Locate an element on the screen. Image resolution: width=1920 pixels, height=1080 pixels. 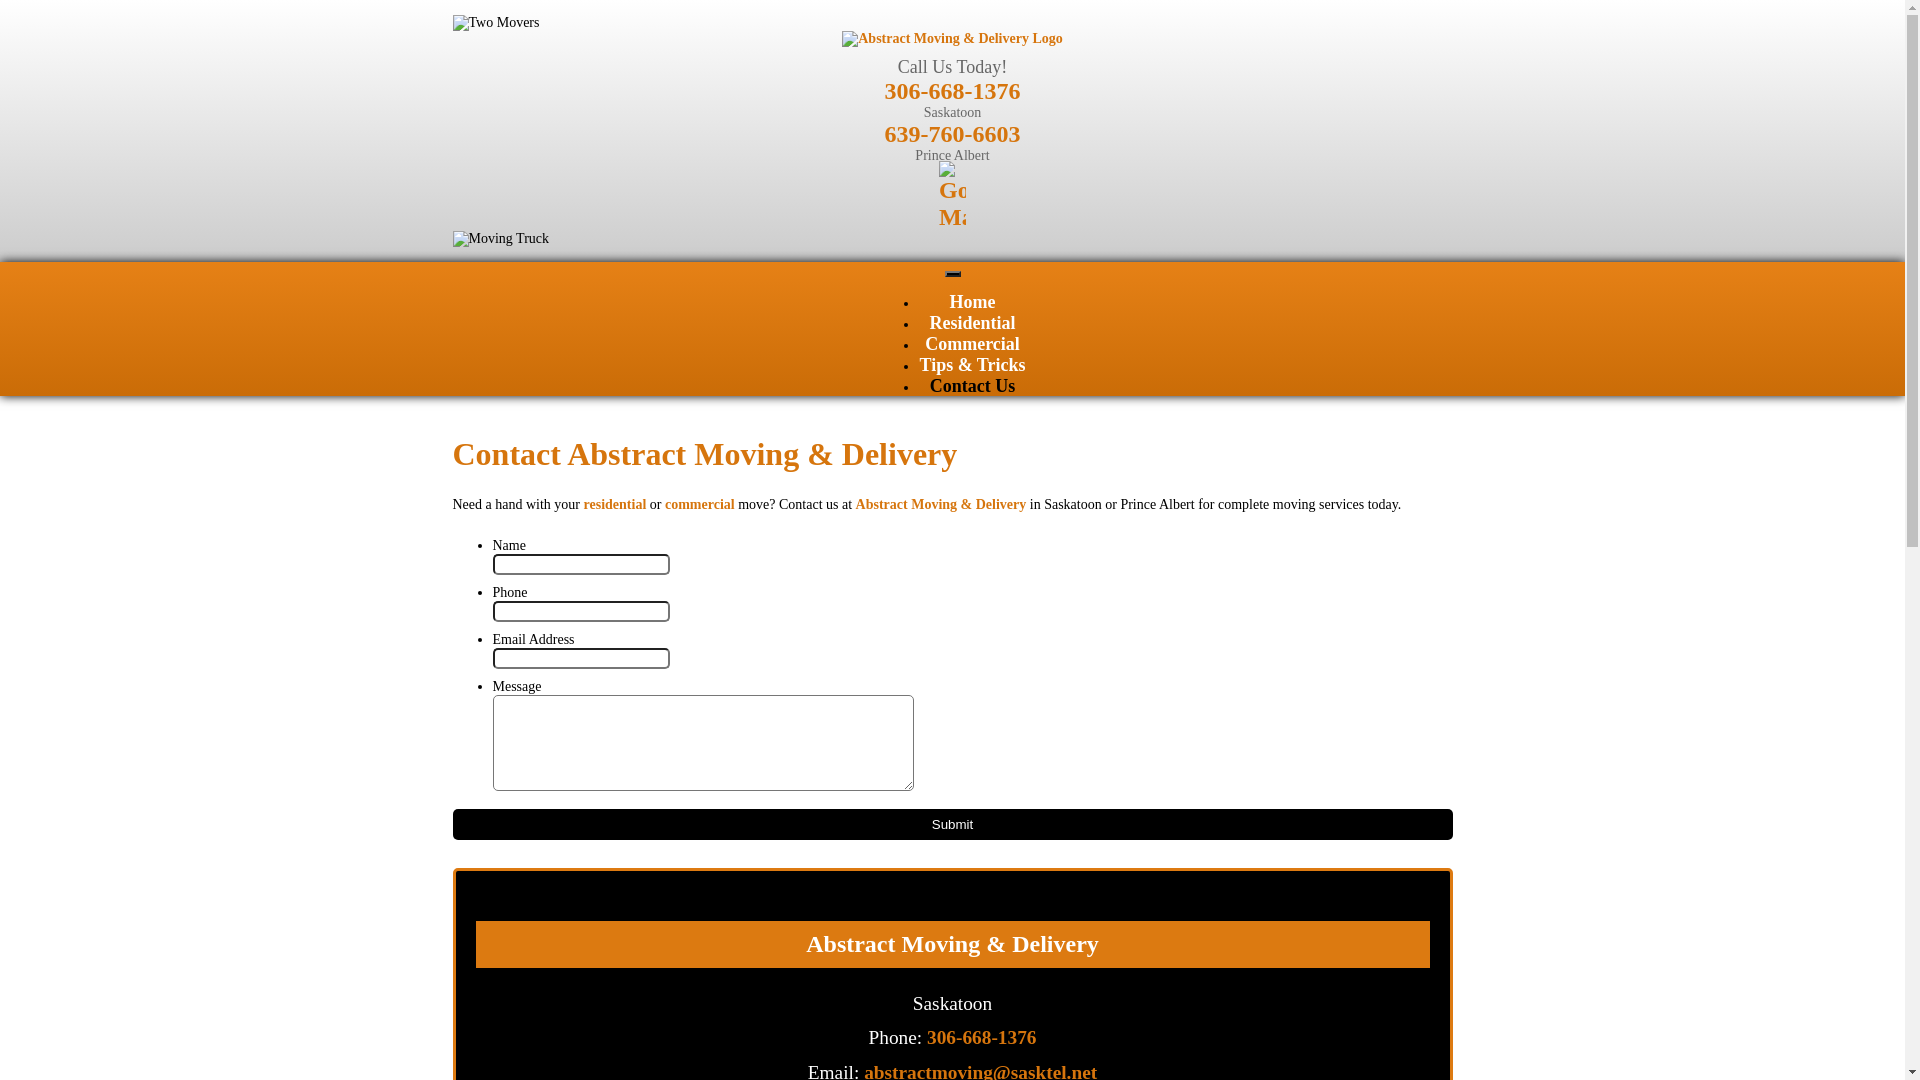
'Residential' is located at coordinates (971, 322).